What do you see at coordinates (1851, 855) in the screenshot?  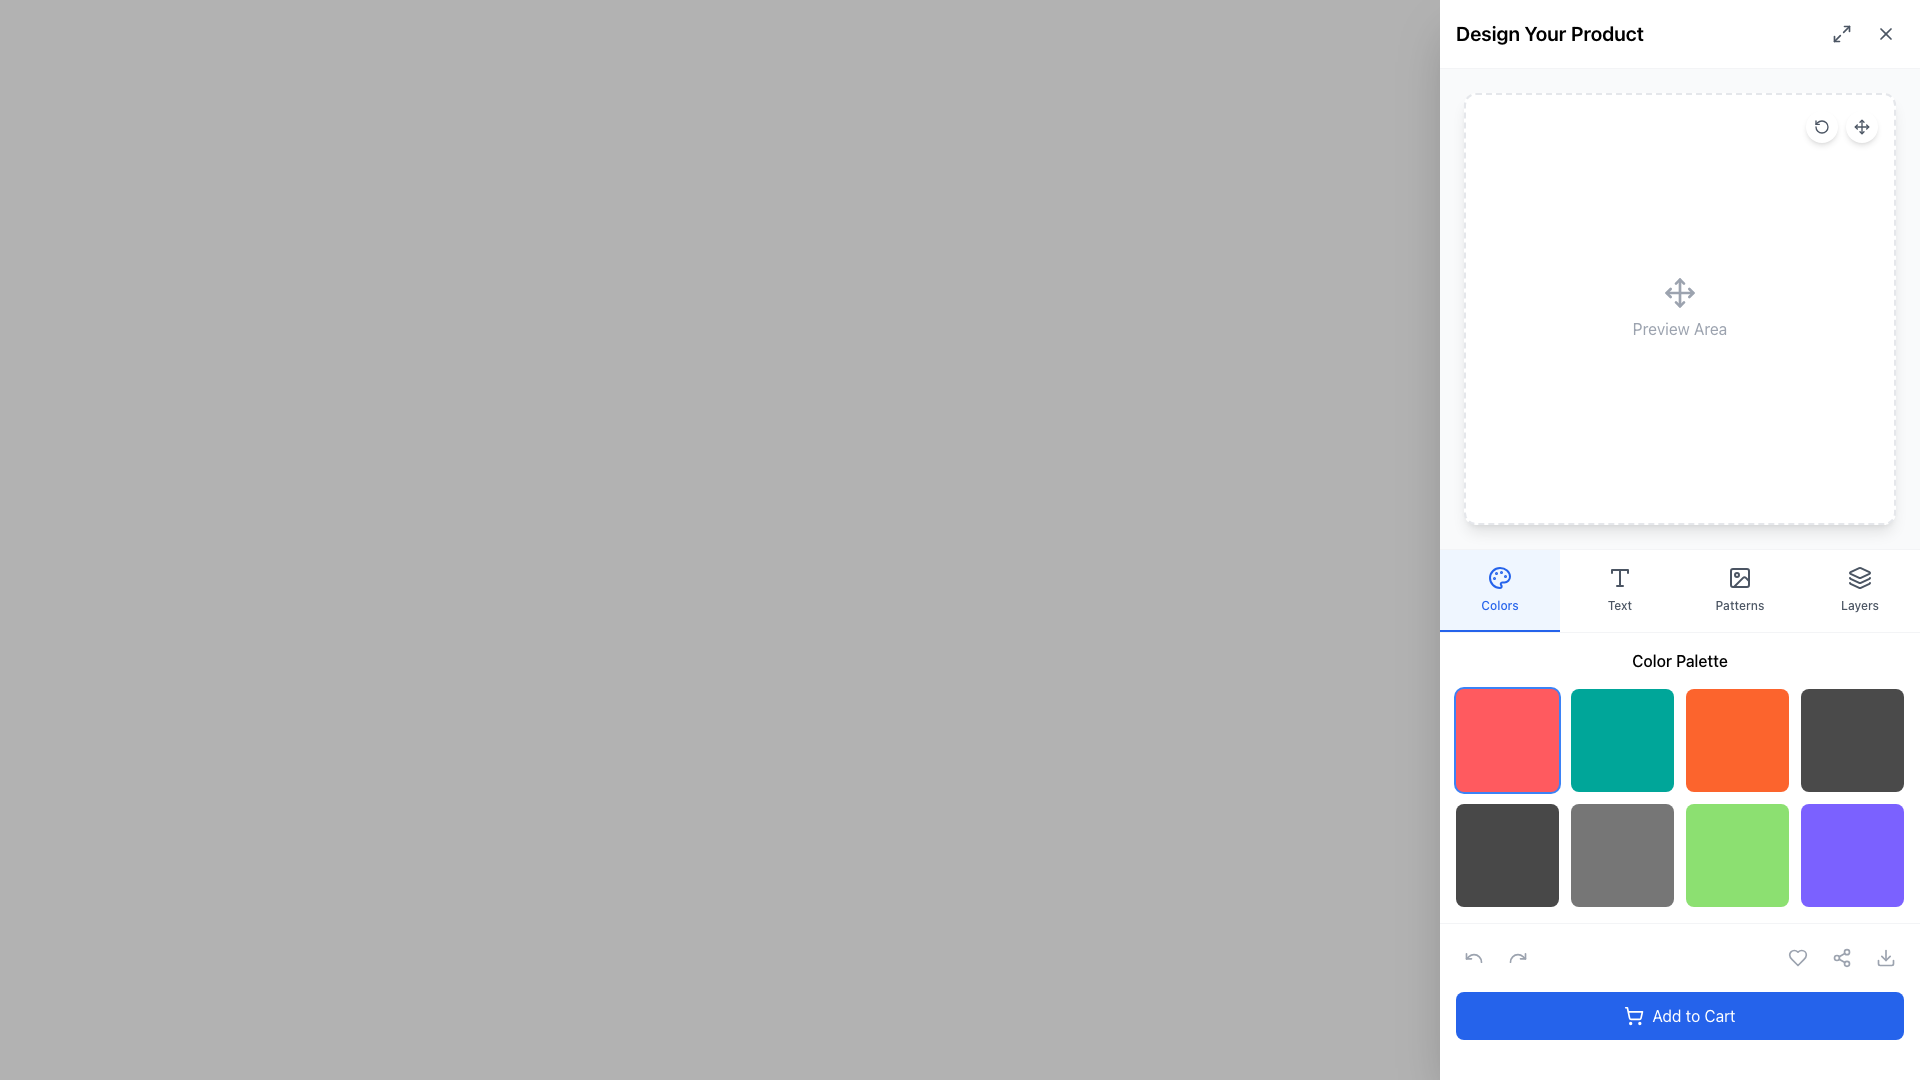 I see `the purple square button with rounded corners located in the bottom-right corner of the color palette grid` at bounding box center [1851, 855].